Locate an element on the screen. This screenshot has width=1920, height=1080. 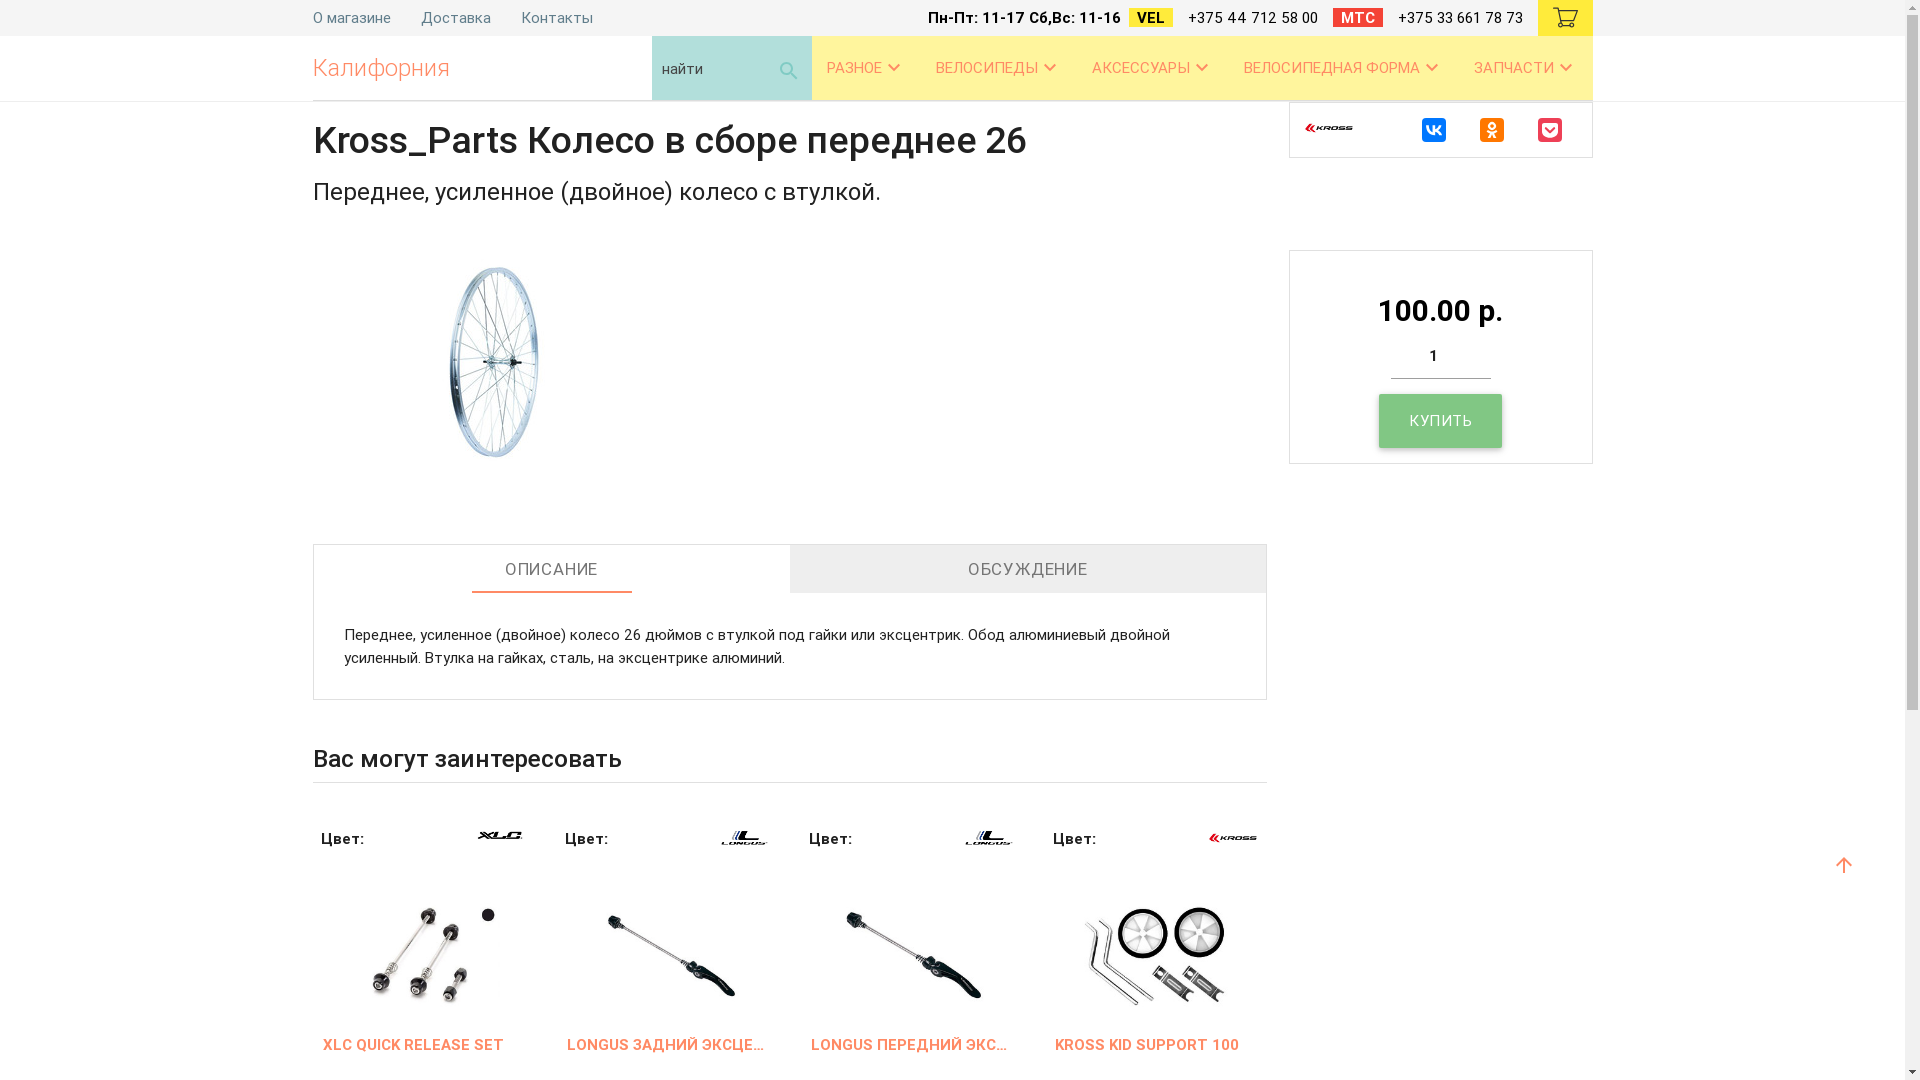
'KROSS KID SUPPORT 100' is located at coordinates (1156, 1044).